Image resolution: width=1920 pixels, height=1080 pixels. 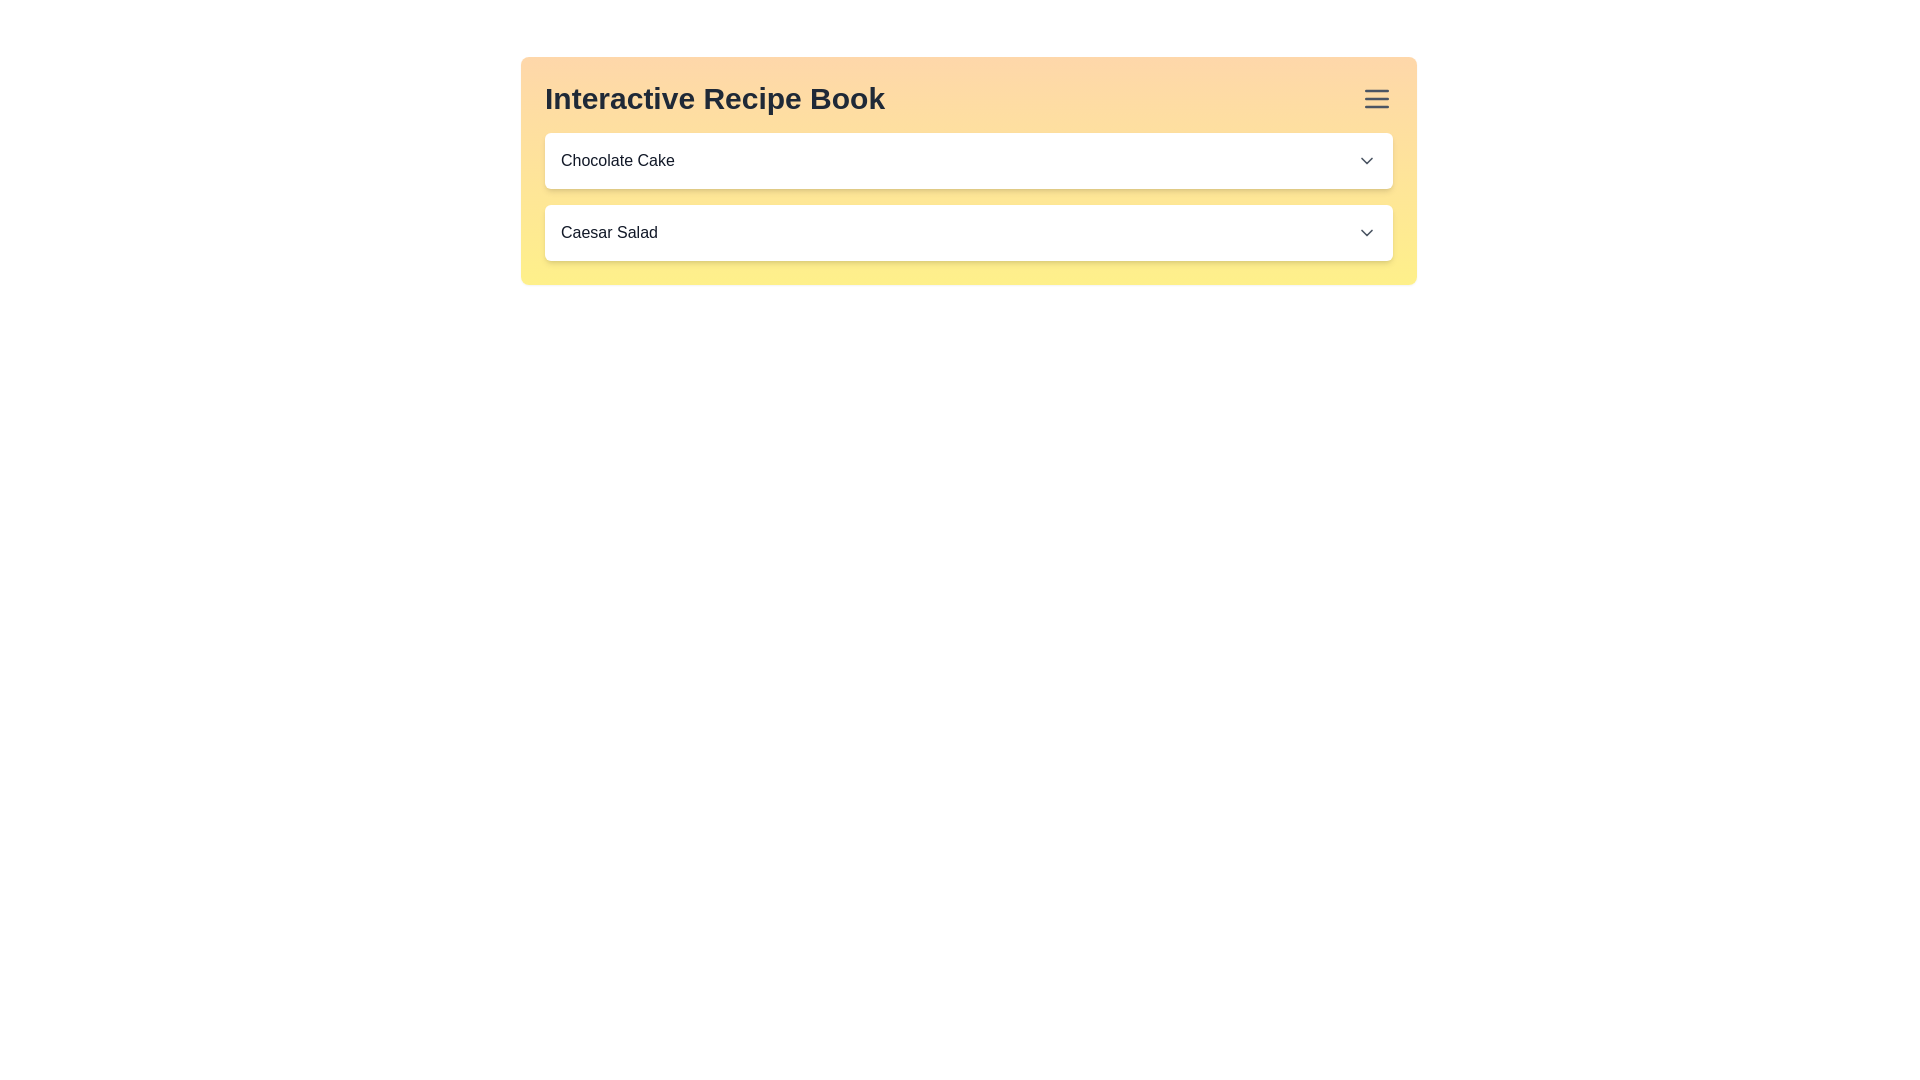 I want to click on the downward-facing chevron icon with a black outline located at the far right of the 'Caesar Salad' section, so click(x=1366, y=231).